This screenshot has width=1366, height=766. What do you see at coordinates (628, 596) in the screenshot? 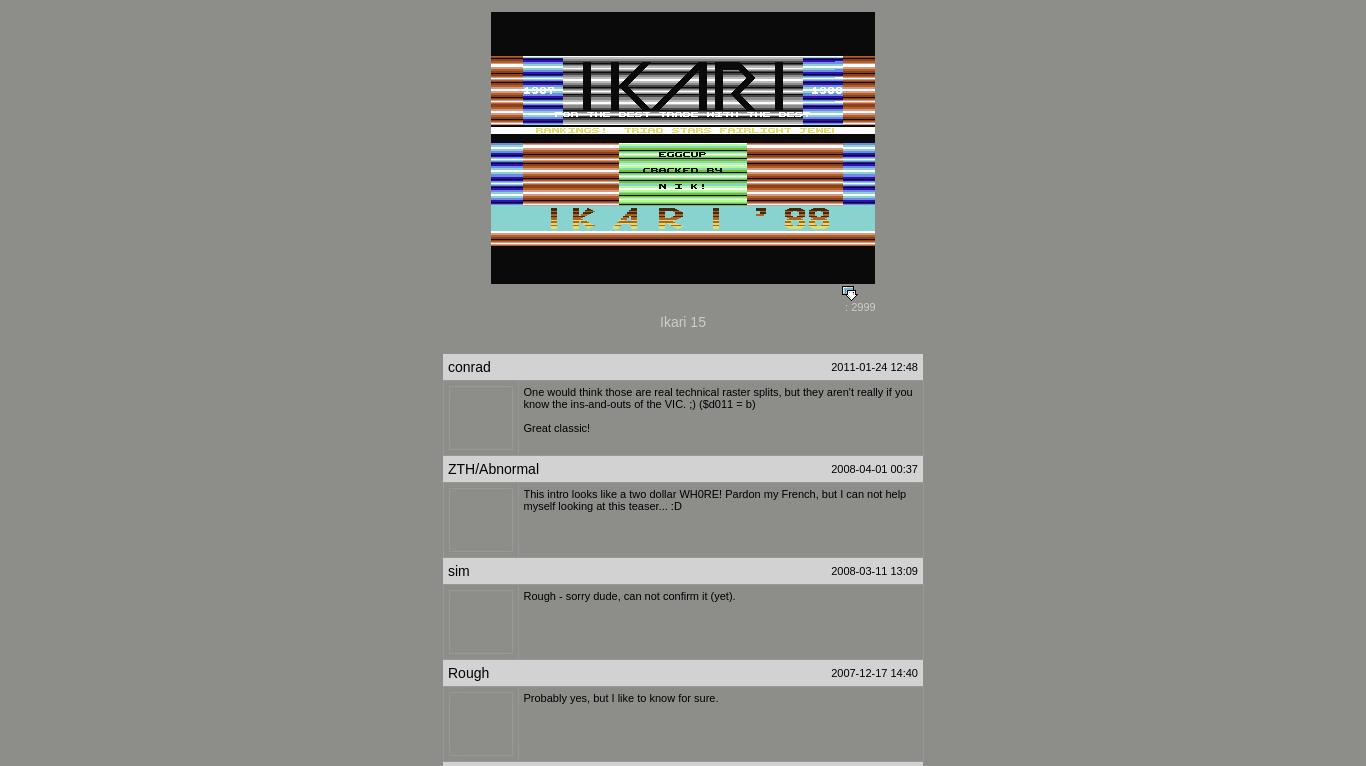
I see `'Rough - sorry dude, can not confirm it (yet).'` at bounding box center [628, 596].